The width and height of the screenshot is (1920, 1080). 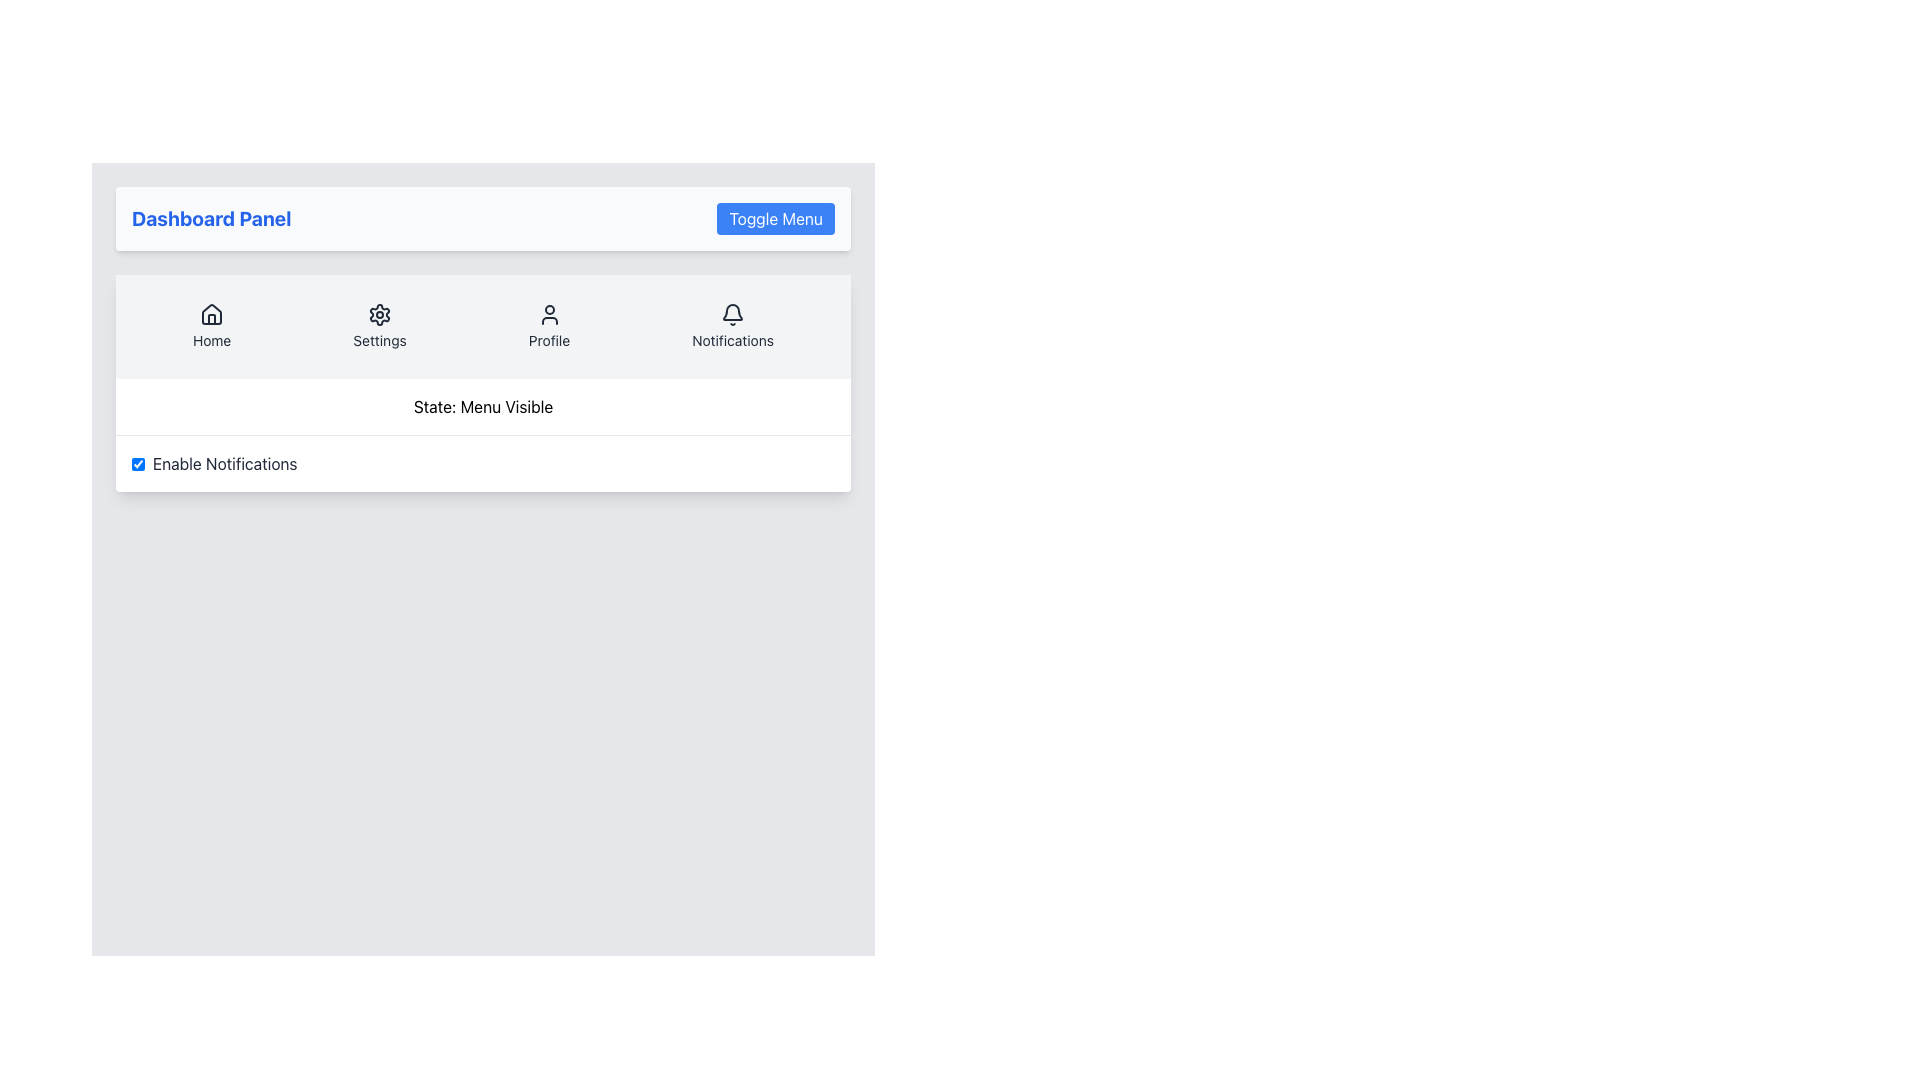 I want to click on the checkbox labeled 'Enable Notifications', so click(x=483, y=463).